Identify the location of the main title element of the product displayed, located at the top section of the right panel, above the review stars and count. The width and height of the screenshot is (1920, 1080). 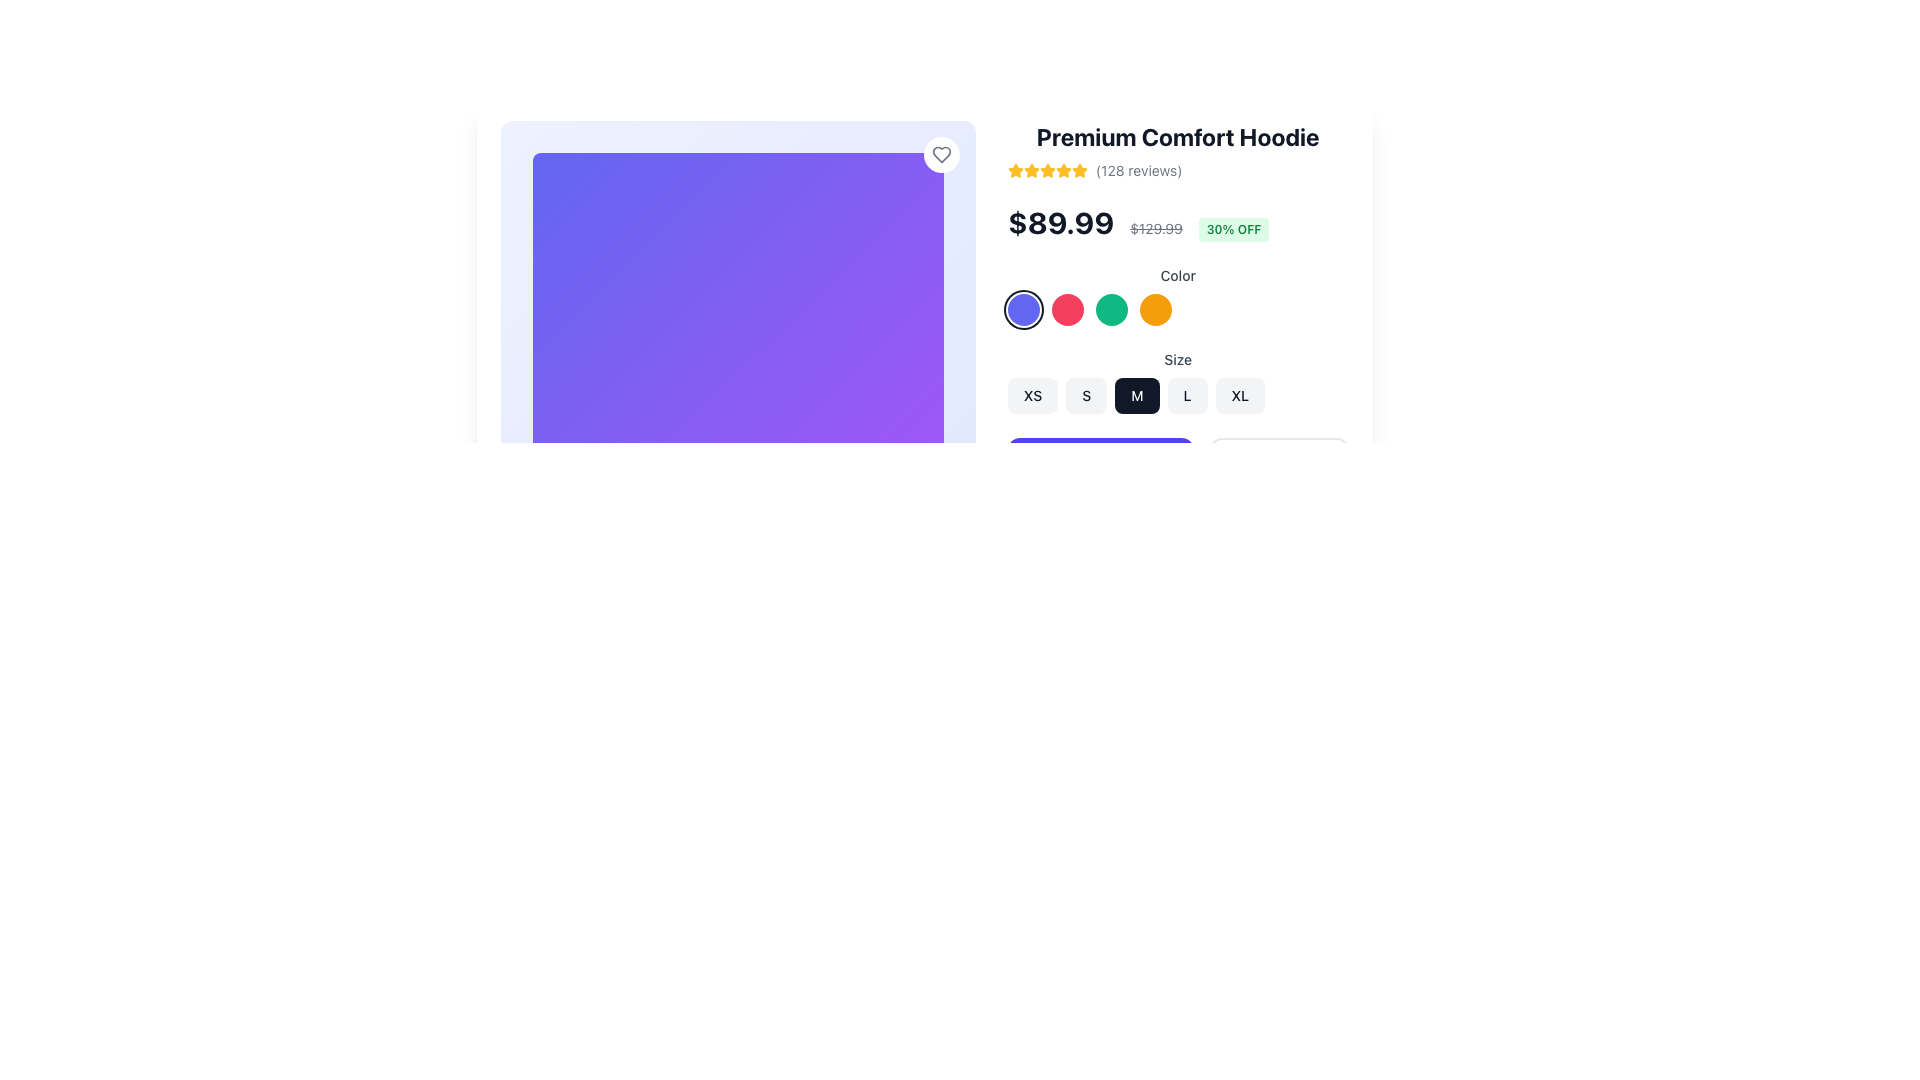
(1178, 136).